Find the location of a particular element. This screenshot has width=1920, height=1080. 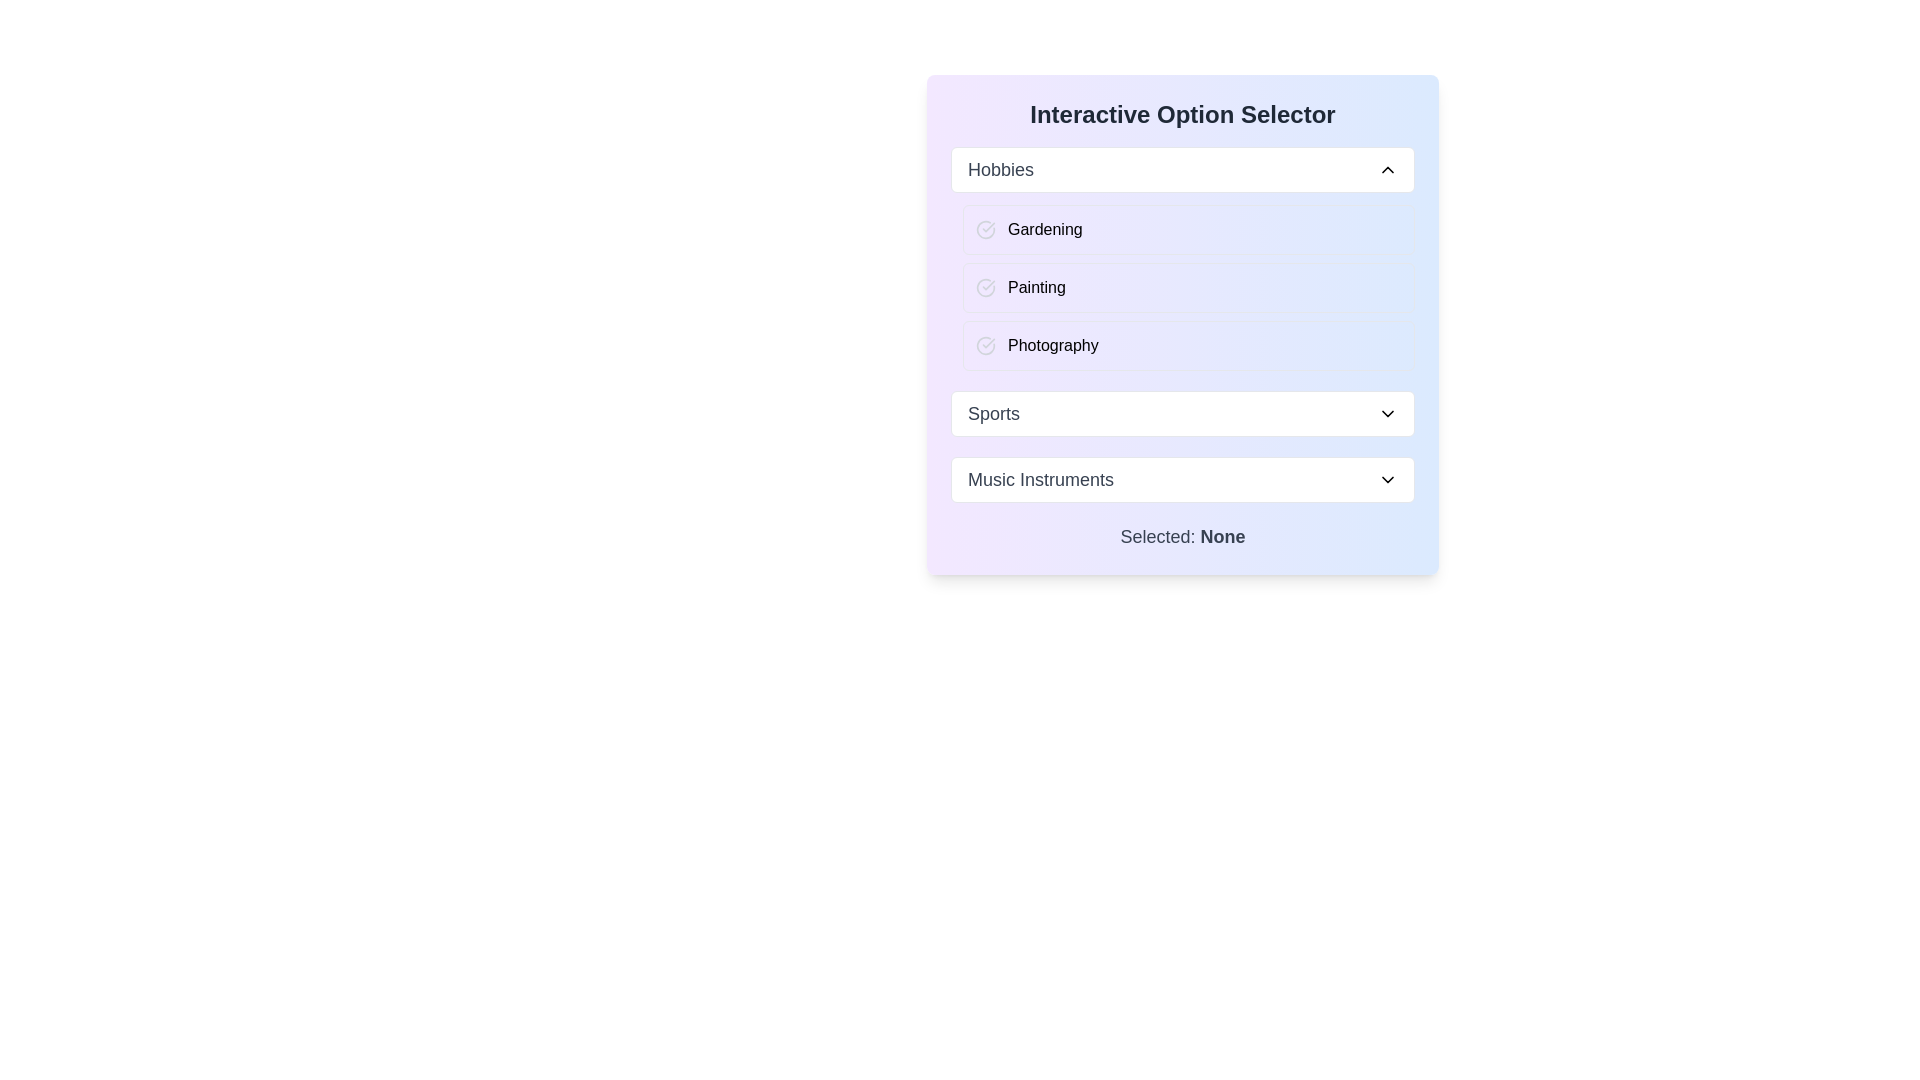

the selectable option labeled 'Gardening' in the 'Hobbies' dropdown is located at coordinates (1189, 229).